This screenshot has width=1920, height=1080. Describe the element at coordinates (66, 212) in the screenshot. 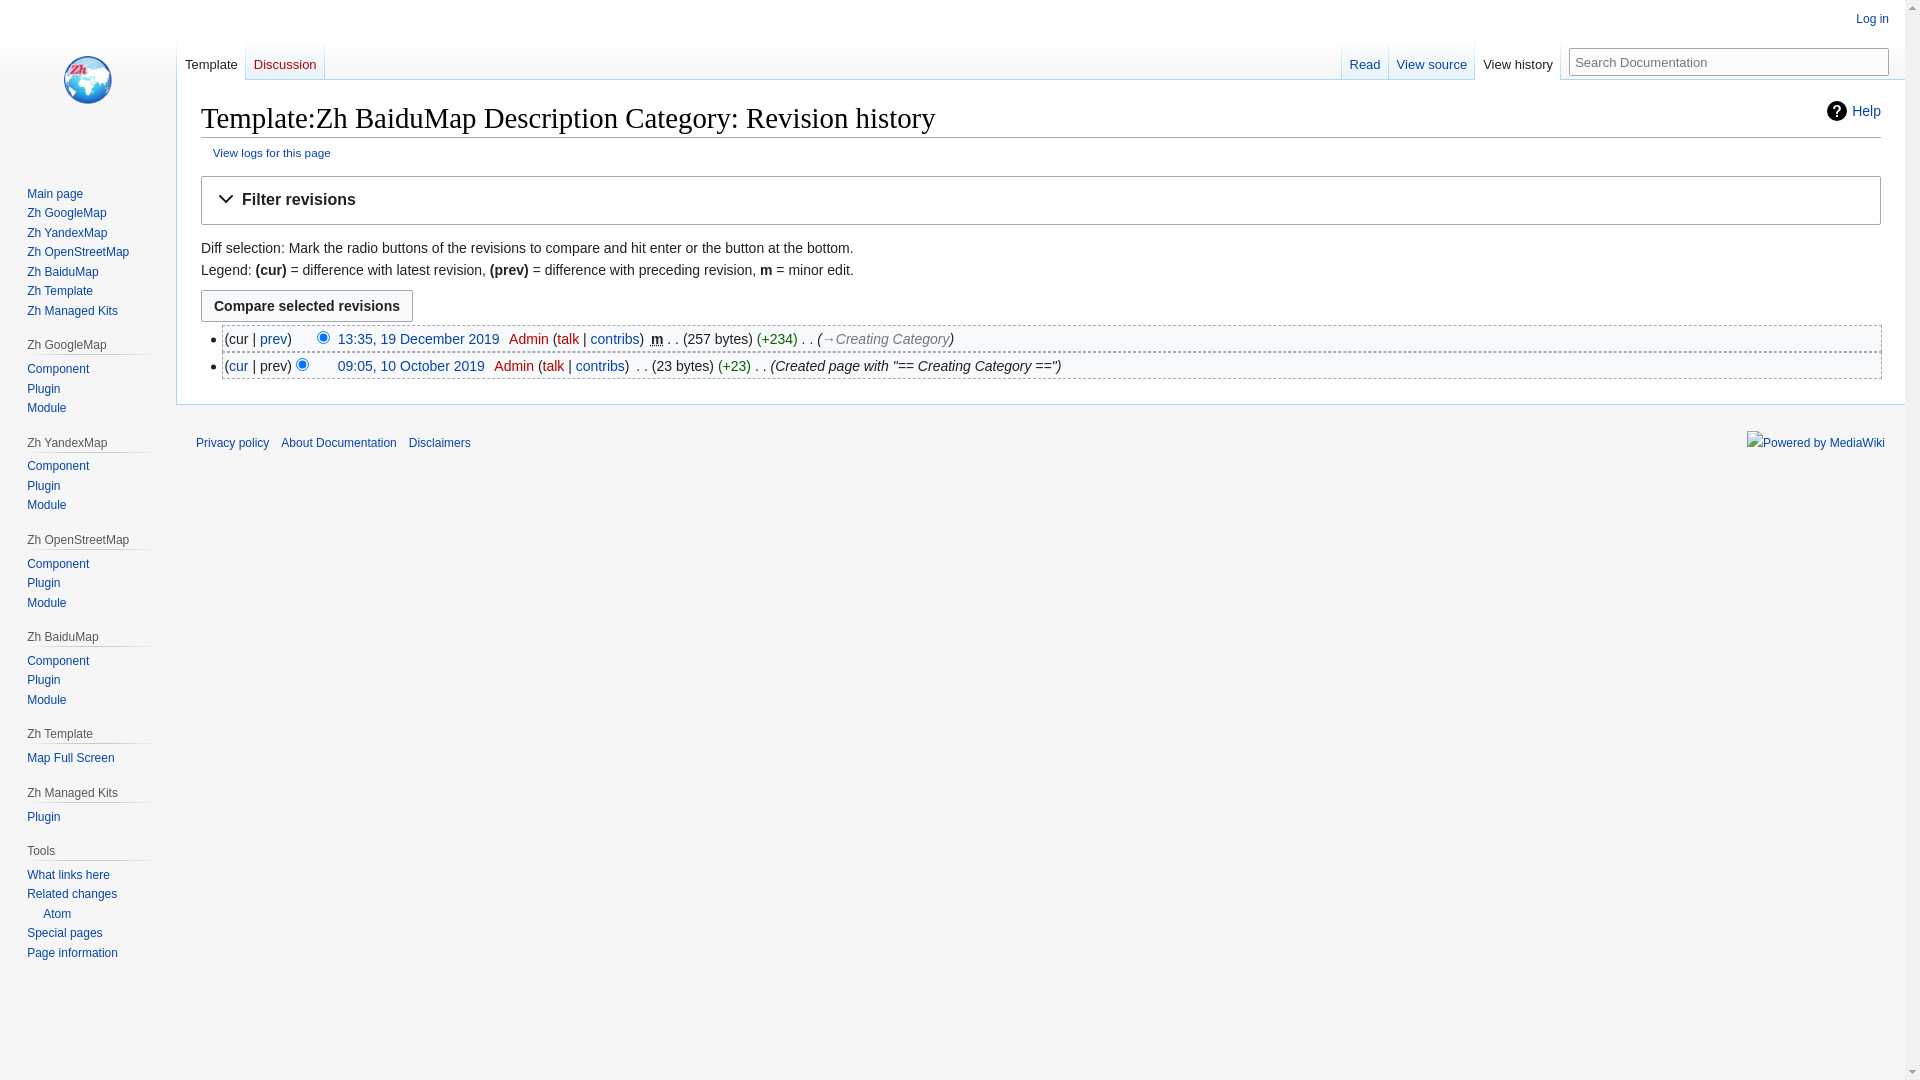

I see `'Zh GoogleMap'` at that location.